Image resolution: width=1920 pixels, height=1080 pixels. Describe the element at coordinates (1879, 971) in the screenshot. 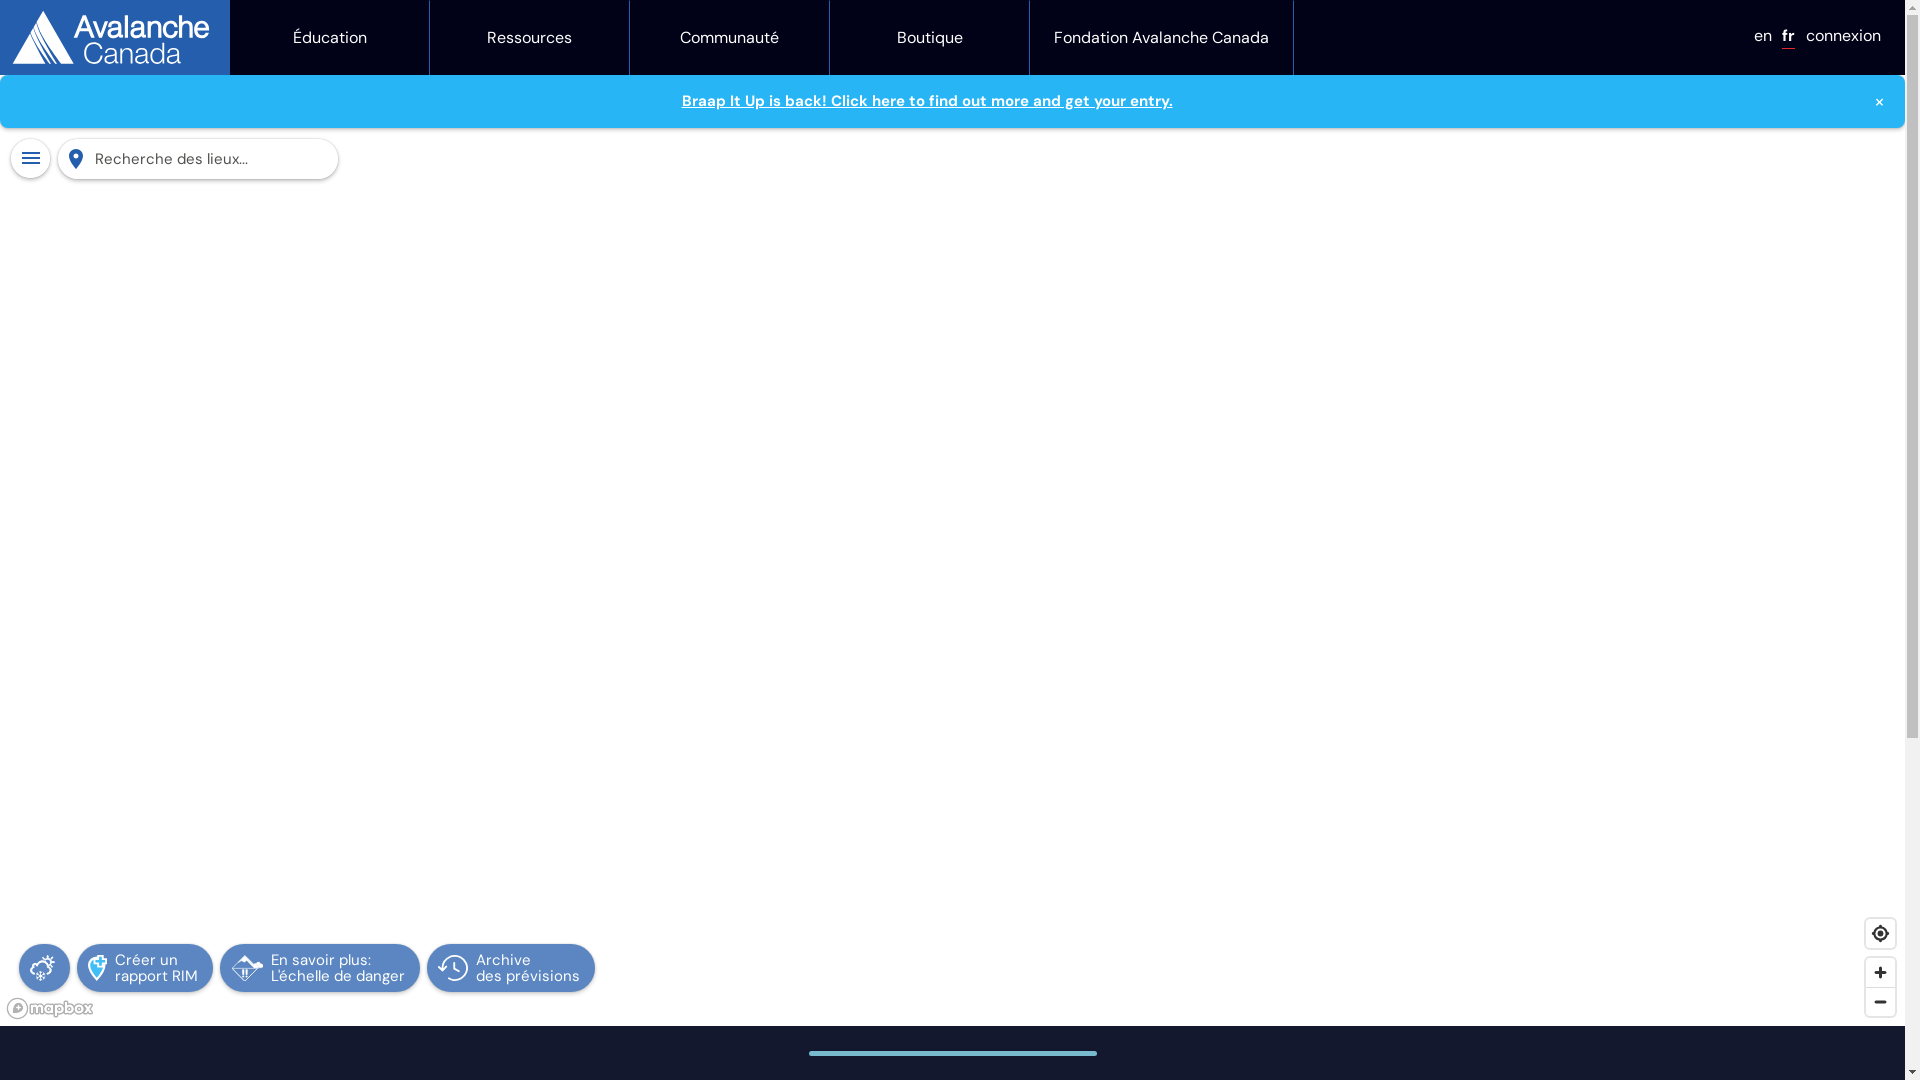

I see `'Zoom in'` at that location.